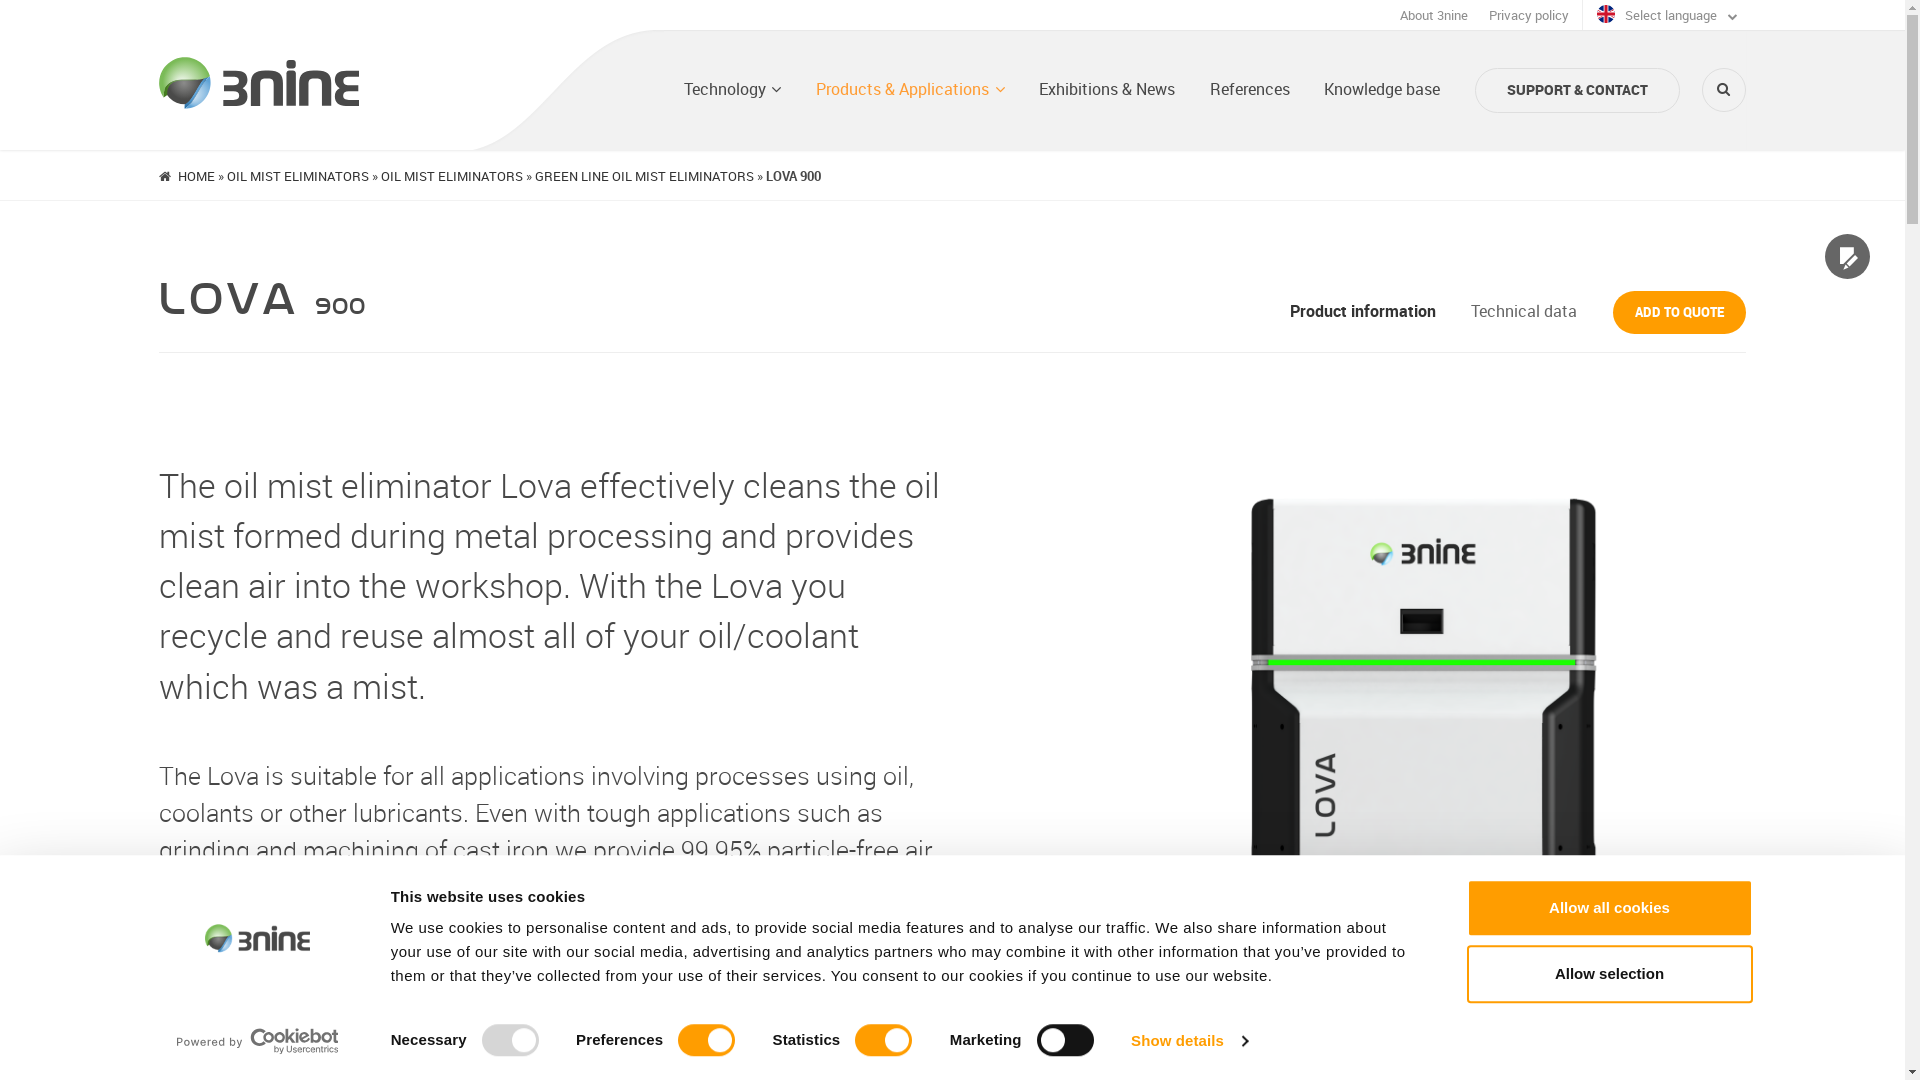 Image resolution: width=1920 pixels, height=1080 pixels. I want to click on 'Exhibitions & News', so click(1038, 88).